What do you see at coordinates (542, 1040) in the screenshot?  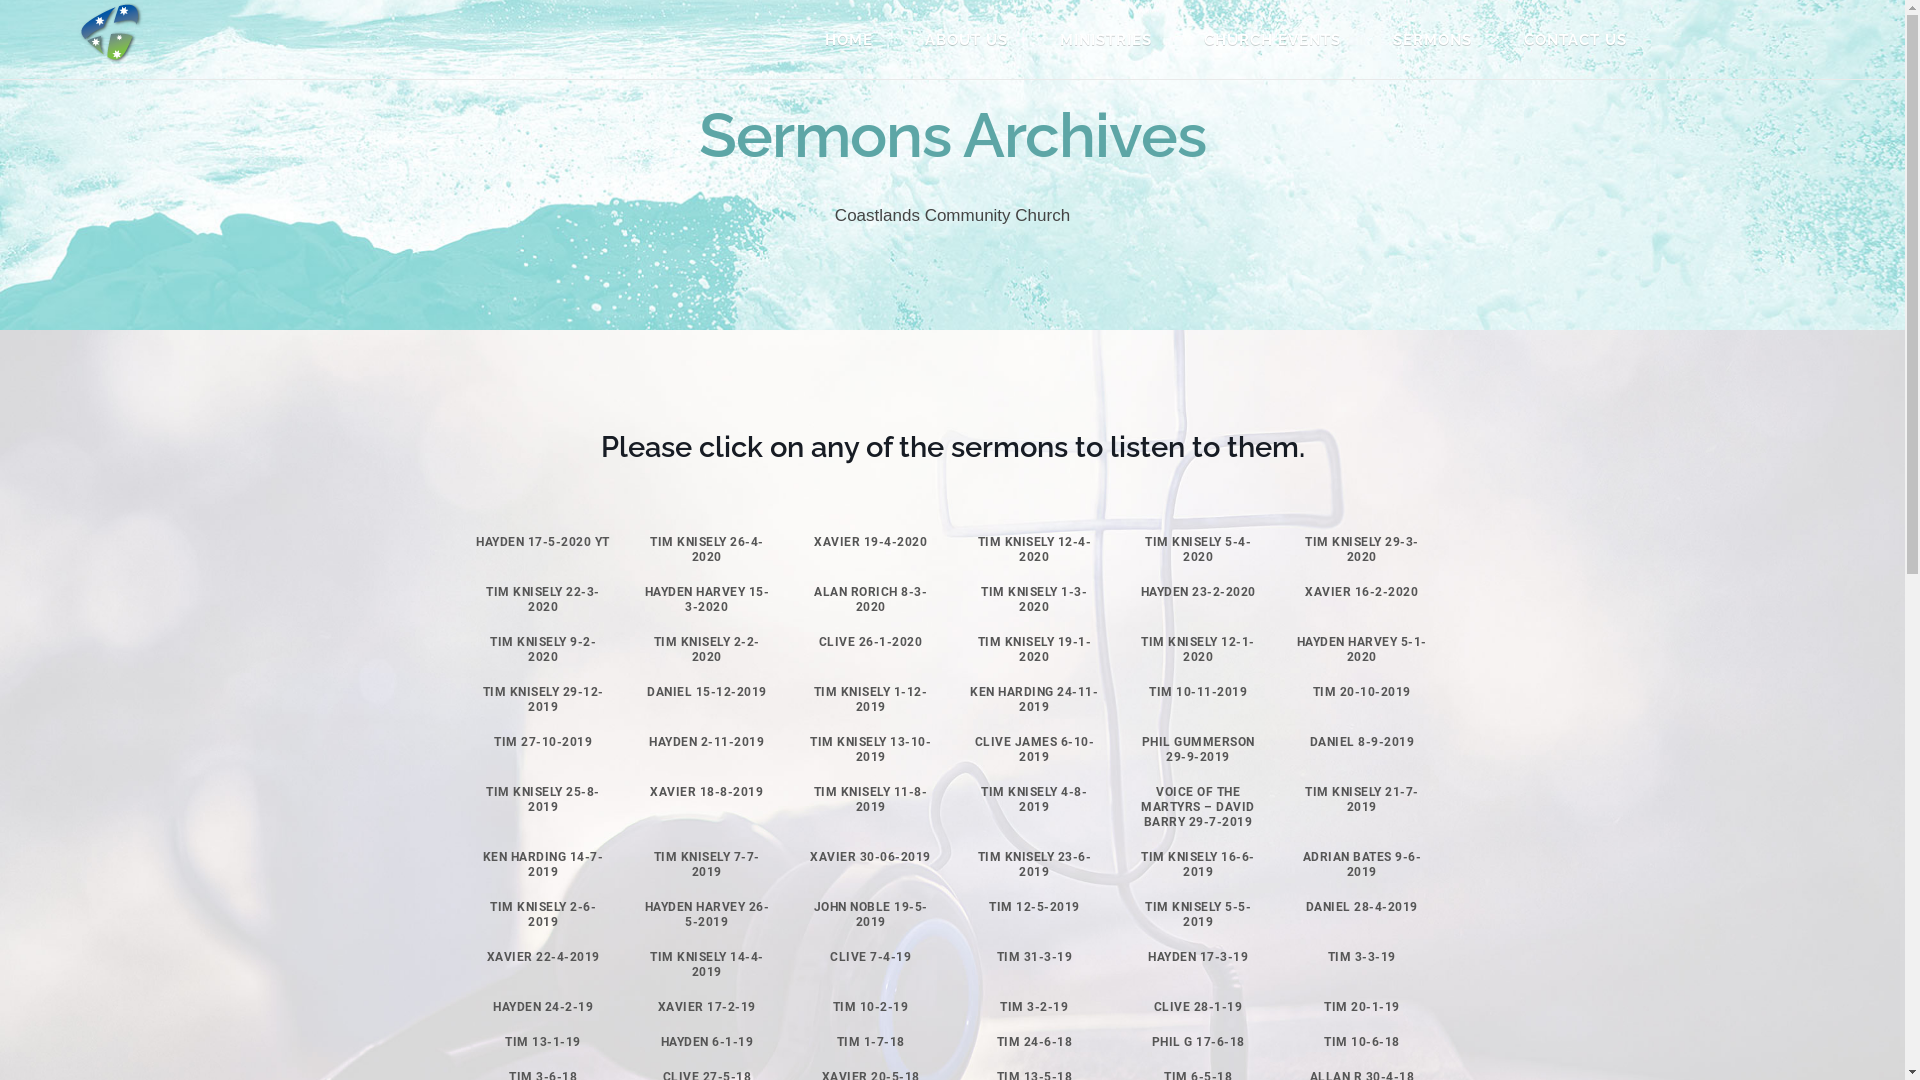 I see `'TIM 13-1-19'` at bounding box center [542, 1040].